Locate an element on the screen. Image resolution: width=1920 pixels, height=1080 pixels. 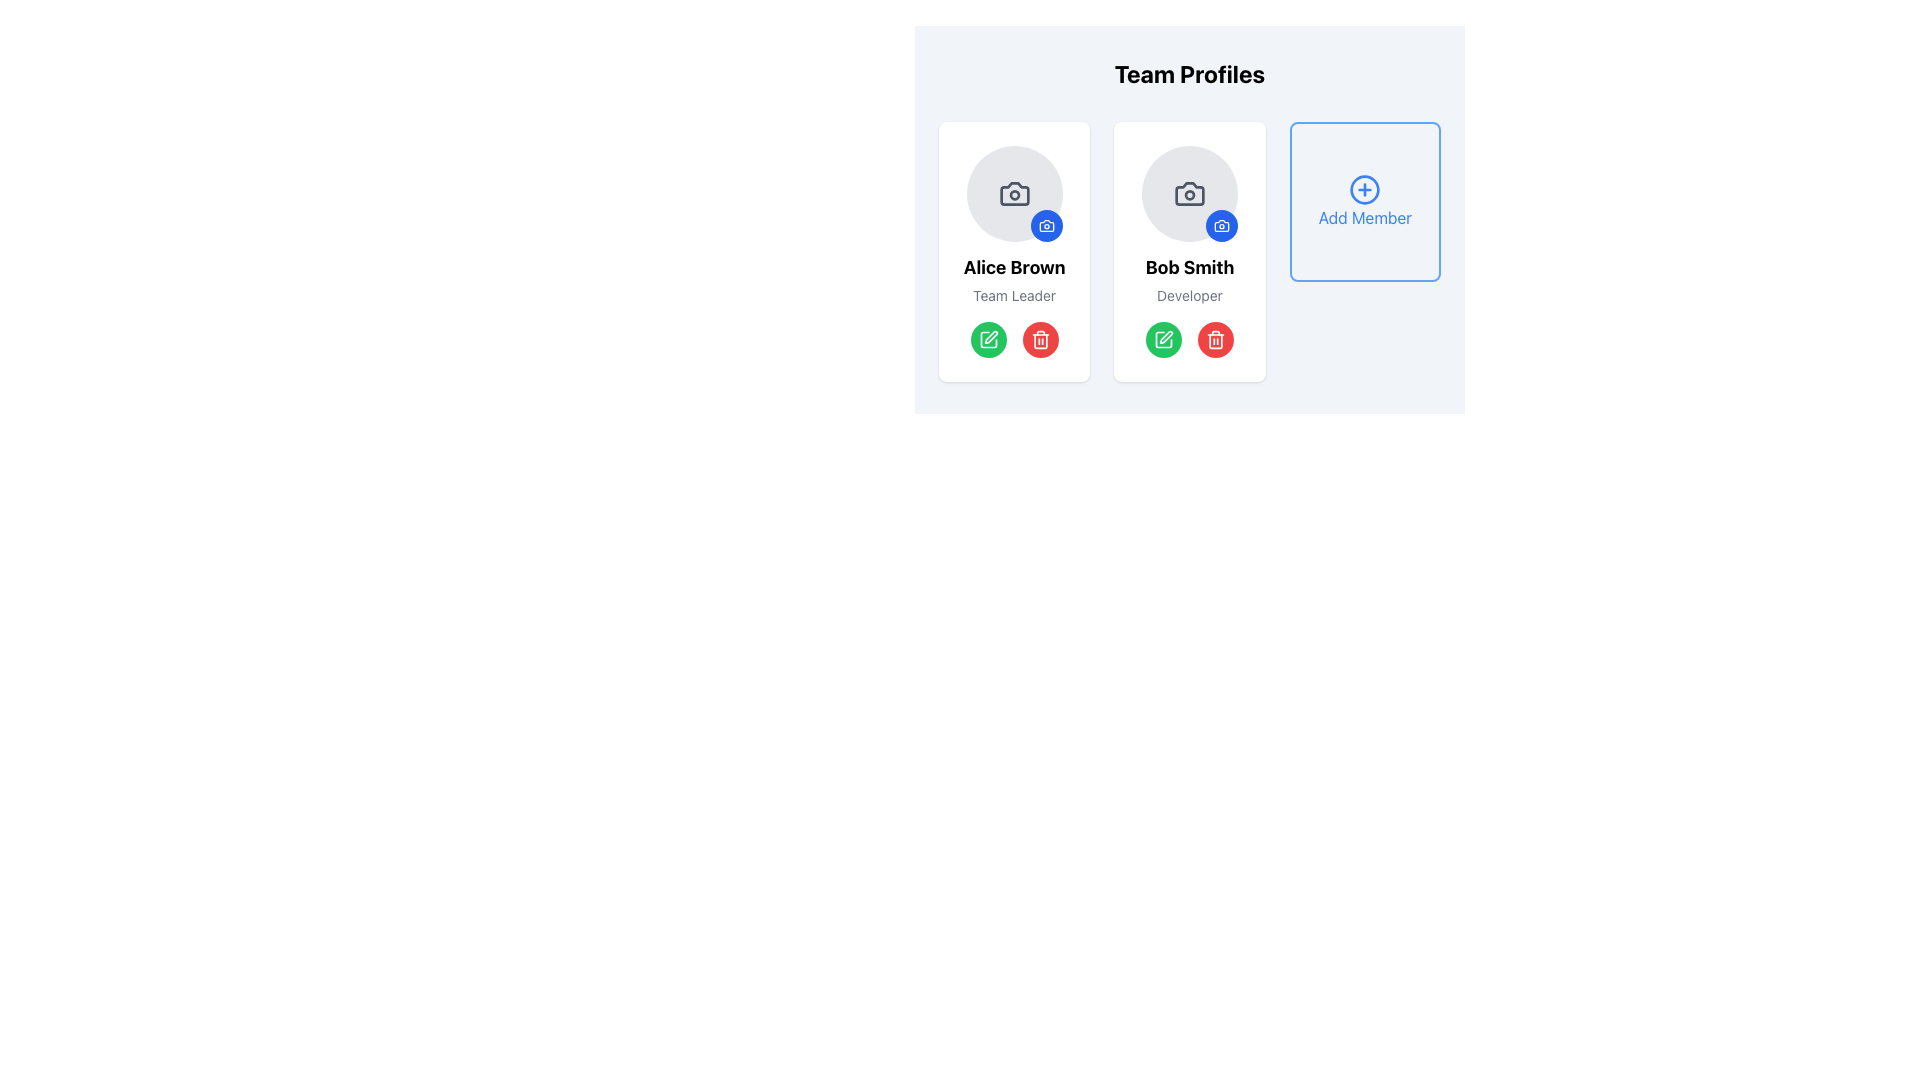
the trash icon representing the delete functionality for Bob Smith, Developer, located at the bottom-right corner of the card is located at coordinates (1214, 340).